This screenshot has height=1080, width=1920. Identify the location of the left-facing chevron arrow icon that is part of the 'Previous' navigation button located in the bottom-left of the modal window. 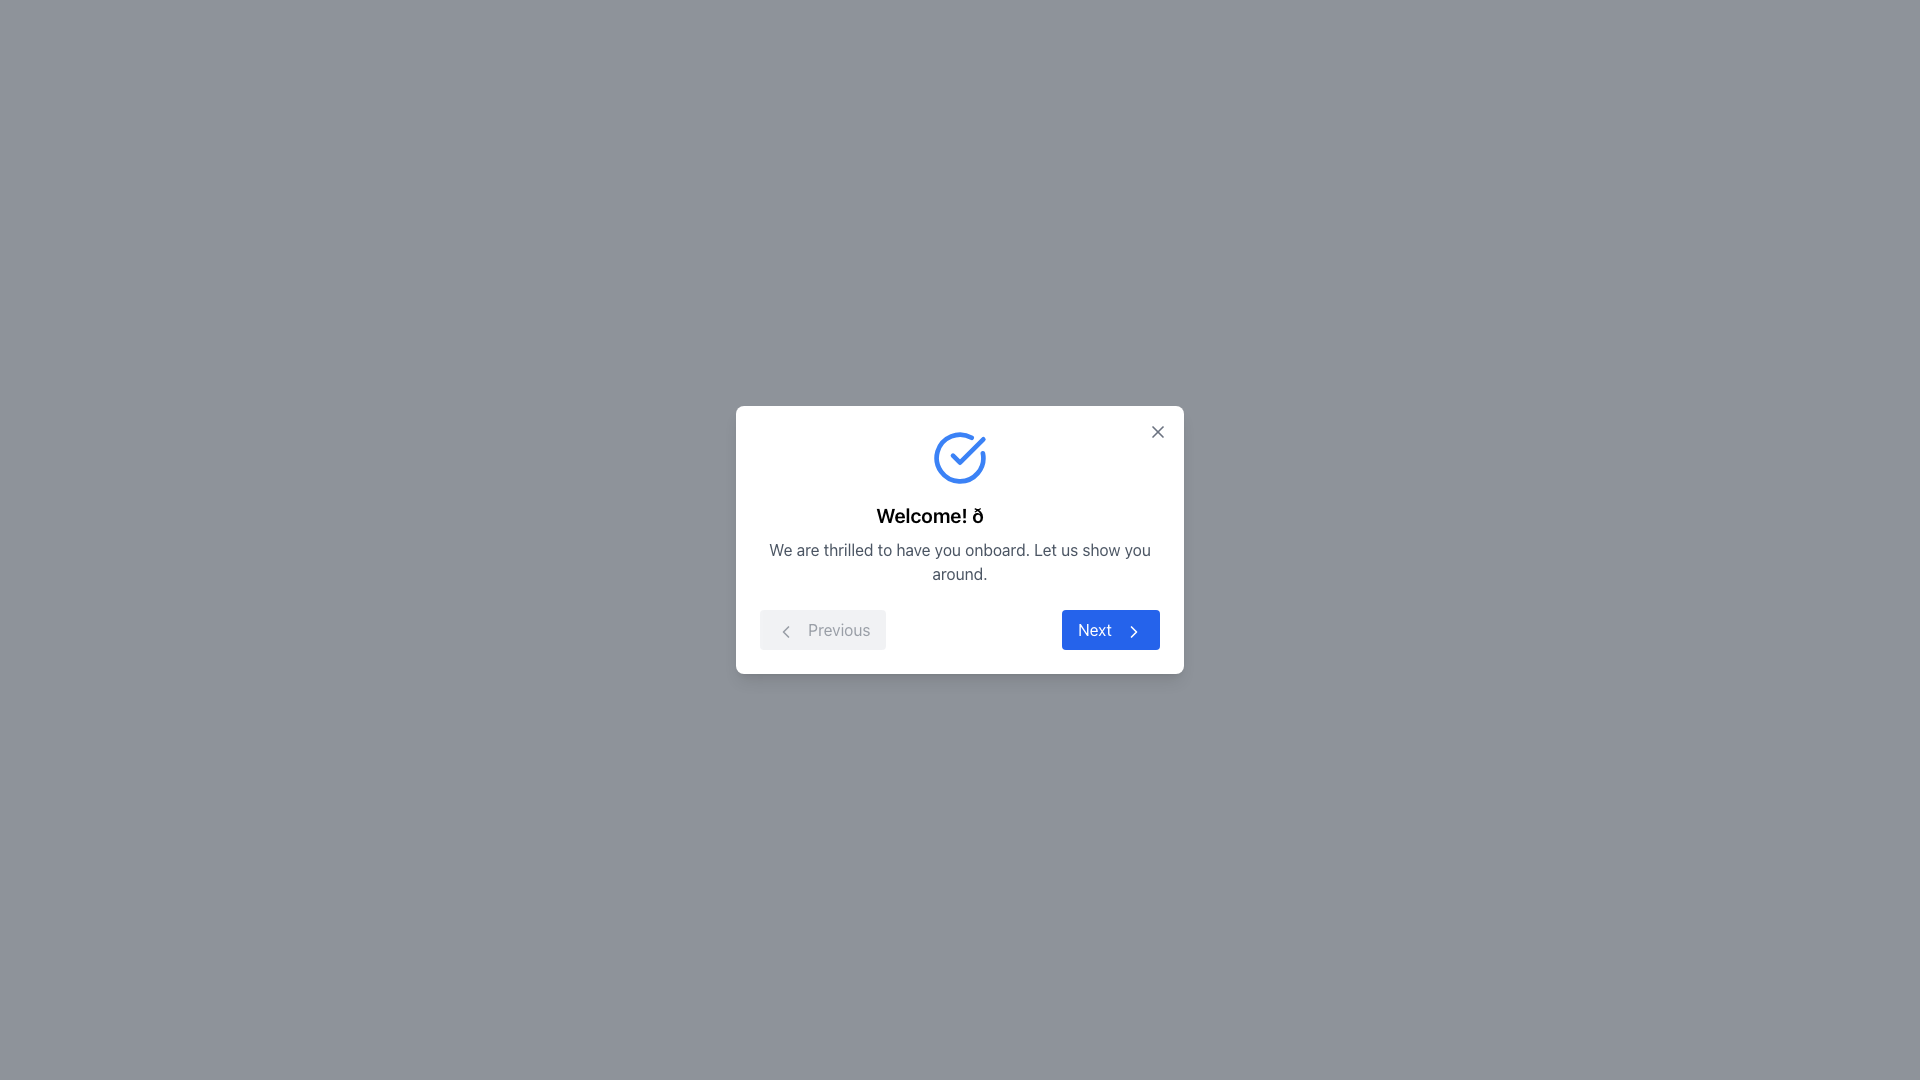
(785, 631).